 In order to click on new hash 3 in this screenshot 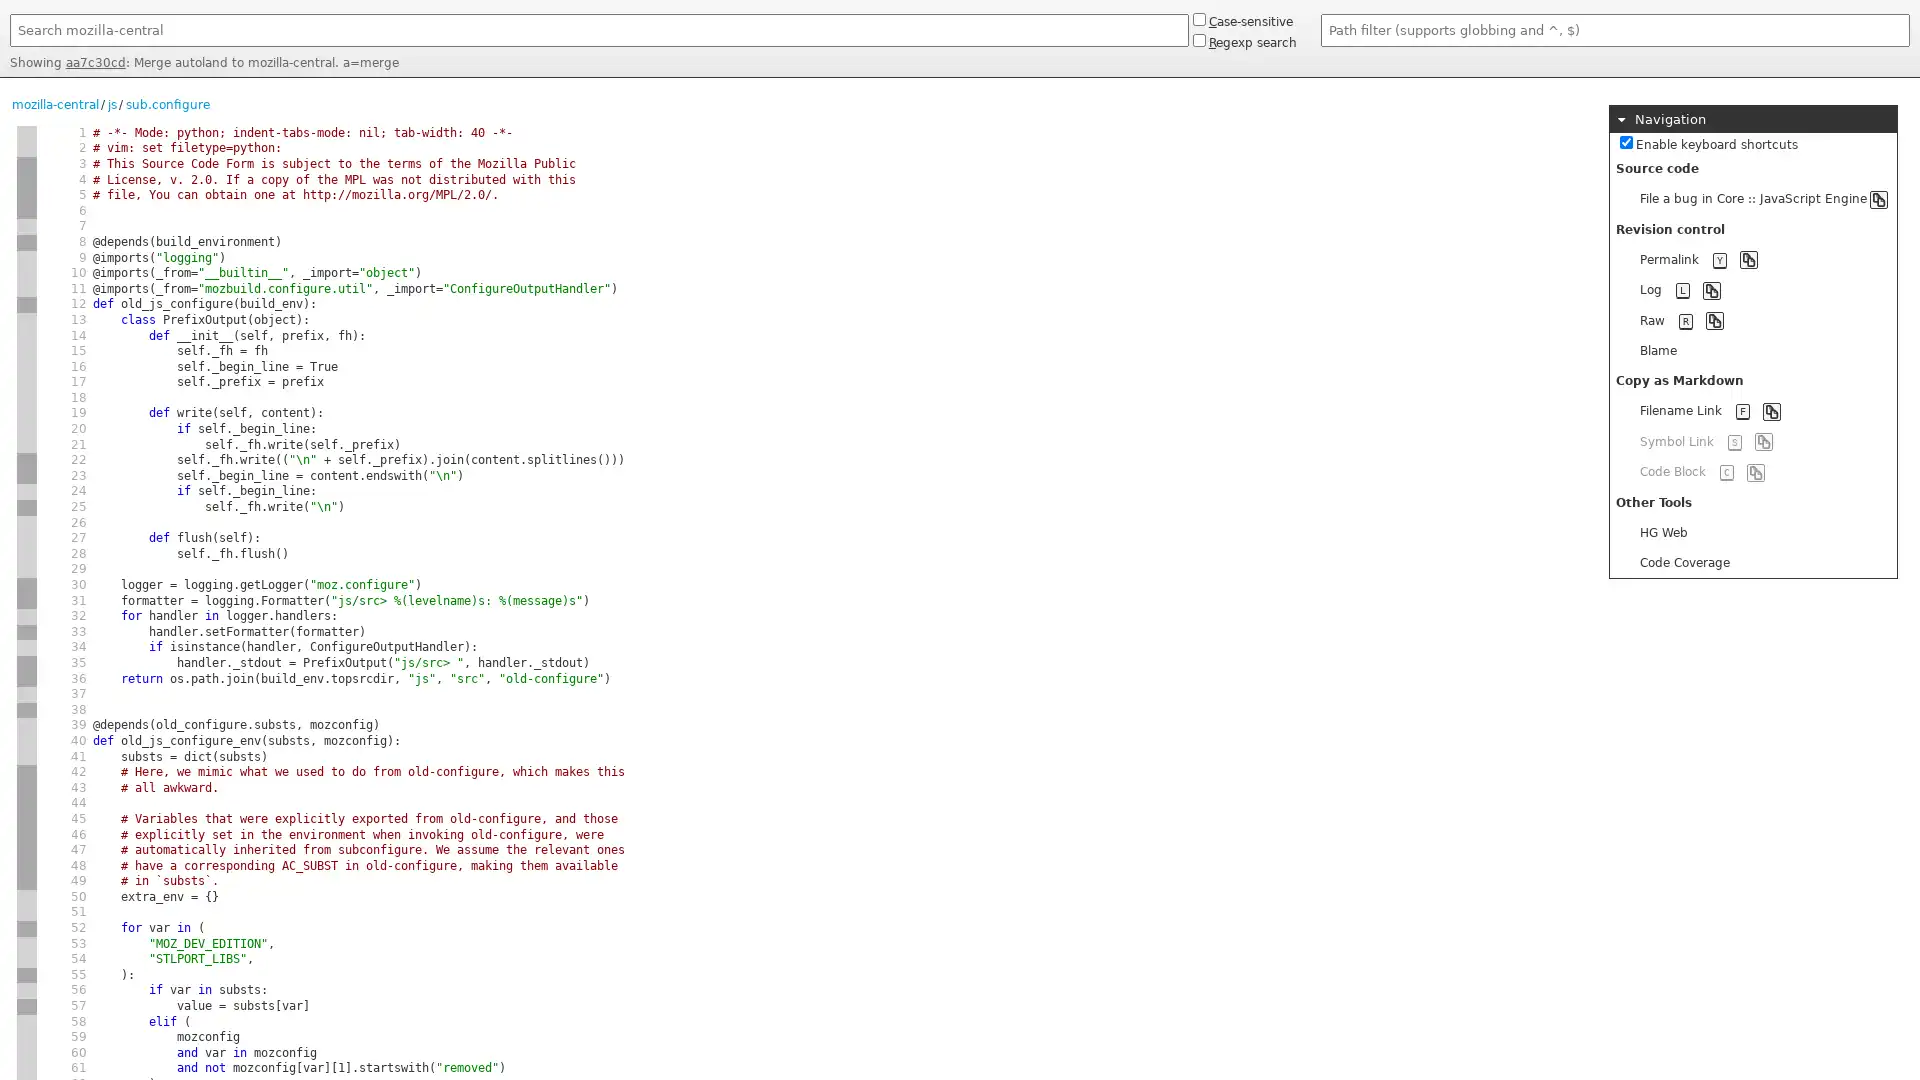, I will do `click(27, 1022)`.